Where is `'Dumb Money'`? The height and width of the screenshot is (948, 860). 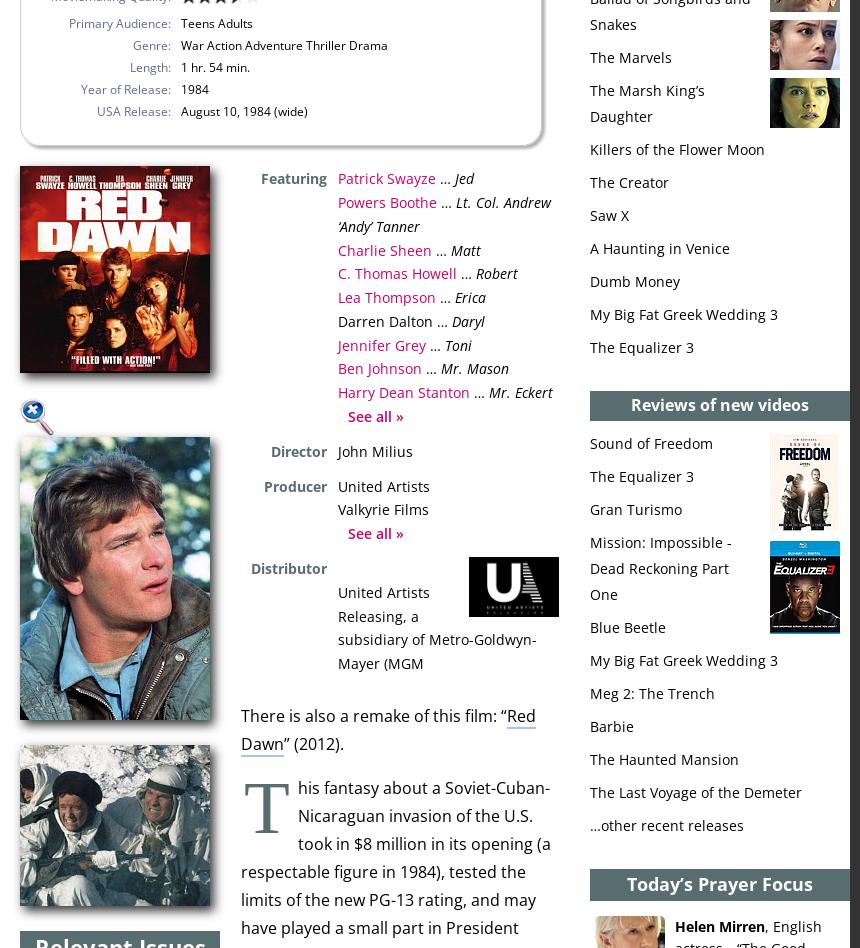
'Dumb Money' is located at coordinates (634, 280).